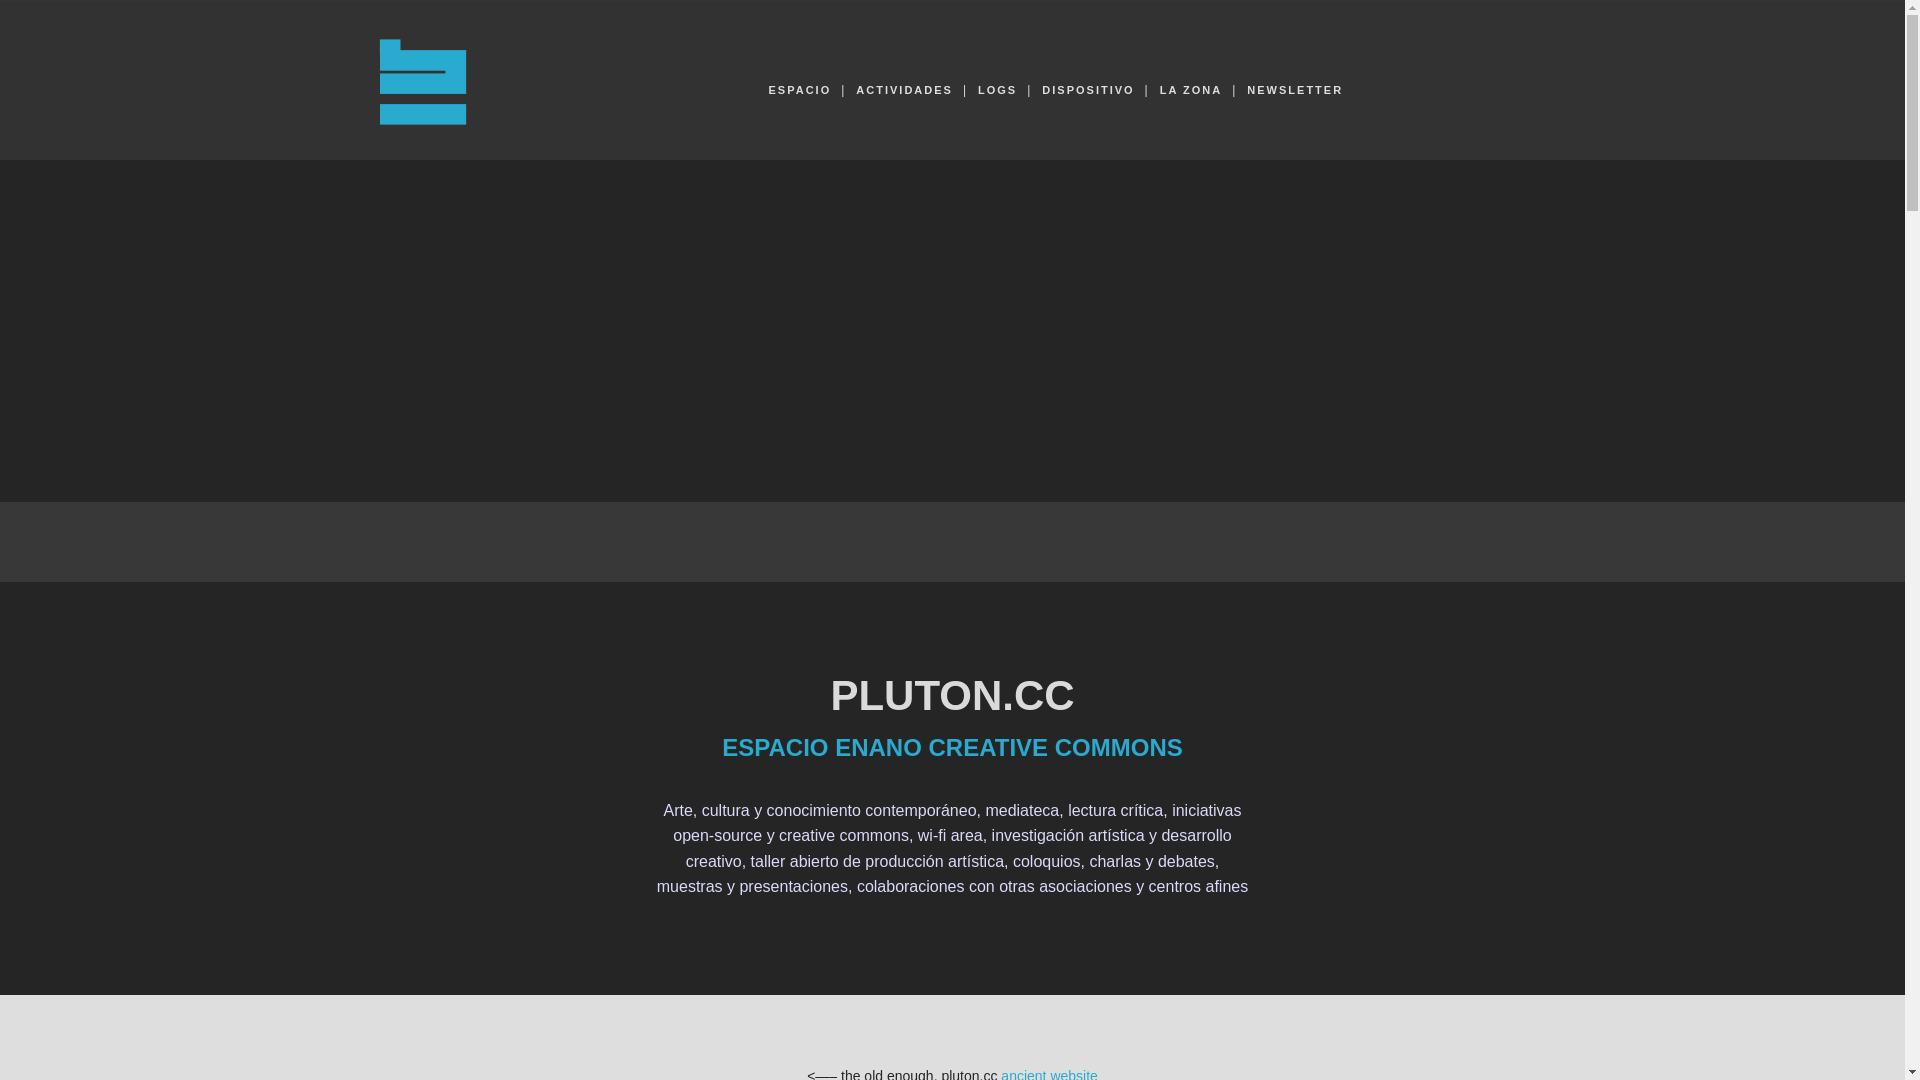 The image size is (1920, 1080). I want to click on 'ACTIVIDADES', so click(903, 88).